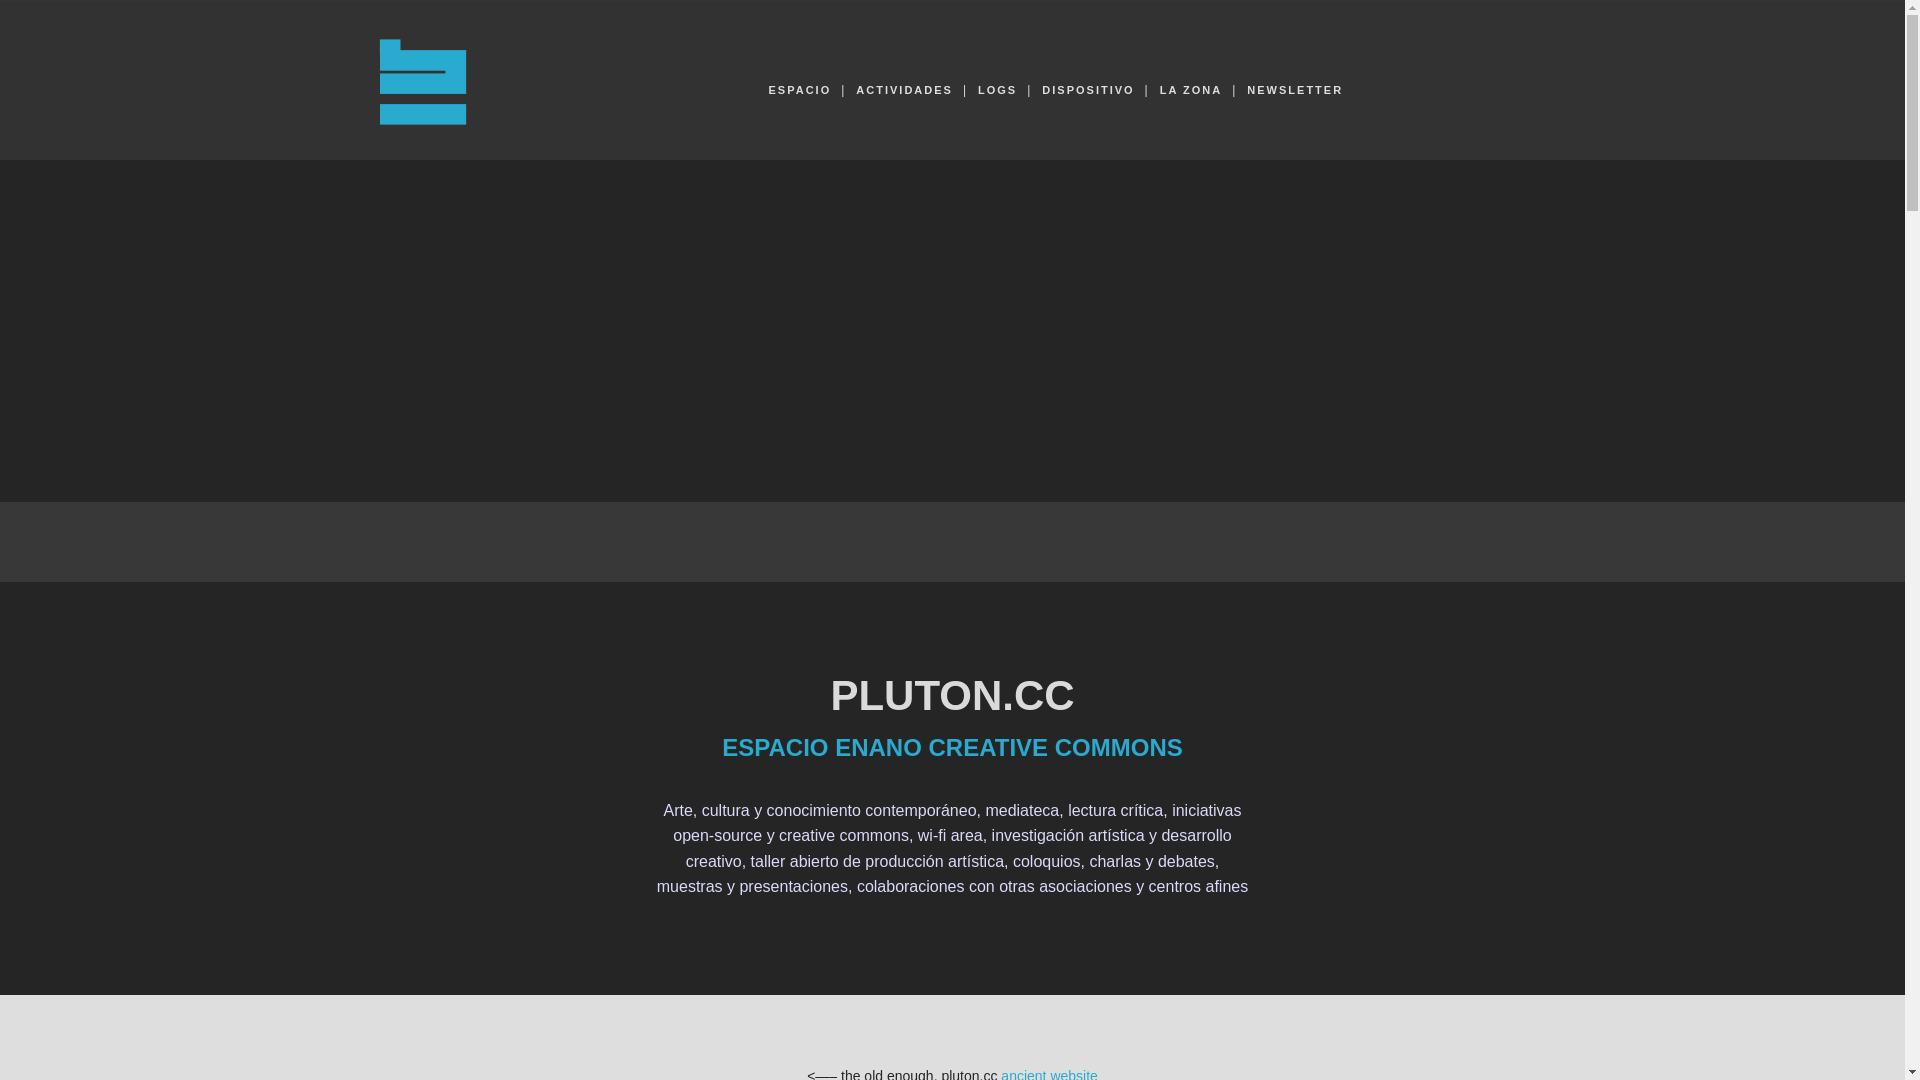 The image size is (1920, 1080). I want to click on 'ACTIVIDADES', so click(903, 88).